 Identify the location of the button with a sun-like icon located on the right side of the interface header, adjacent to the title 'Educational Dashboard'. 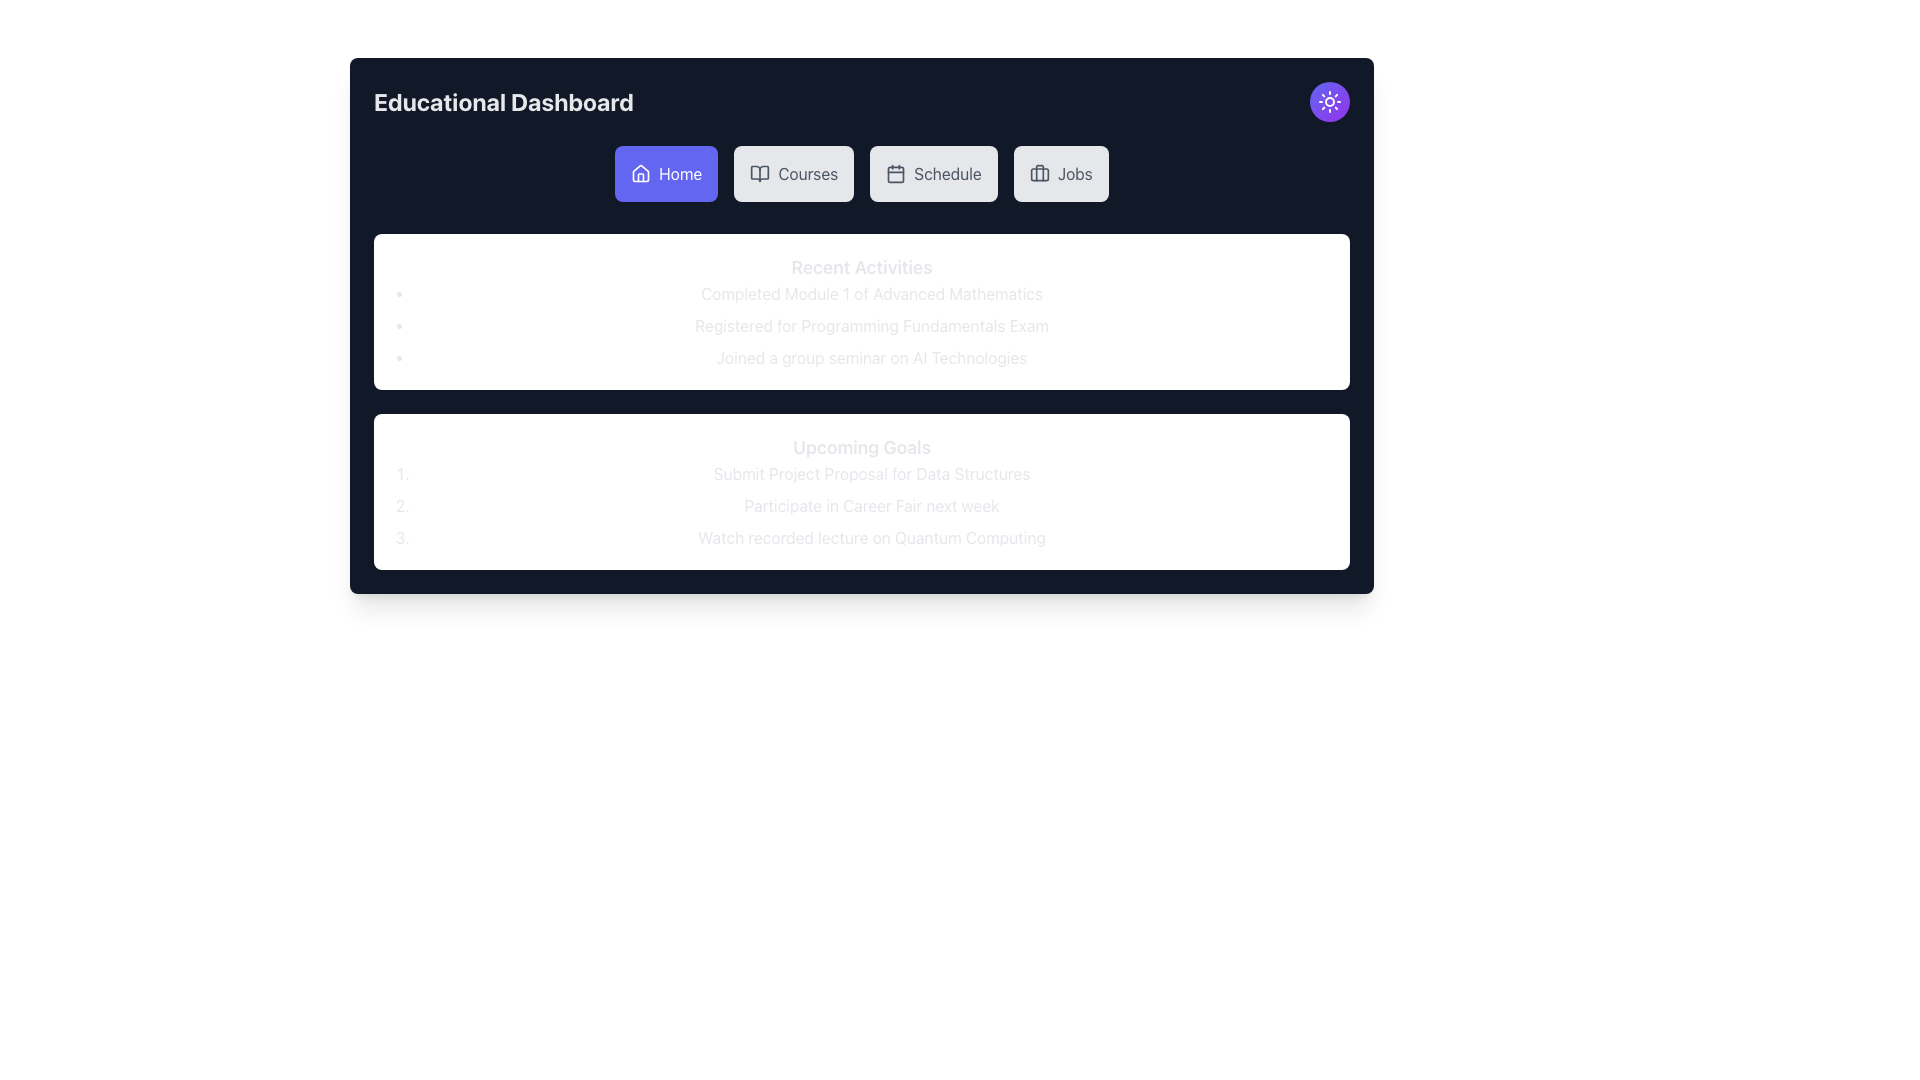
(1329, 101).